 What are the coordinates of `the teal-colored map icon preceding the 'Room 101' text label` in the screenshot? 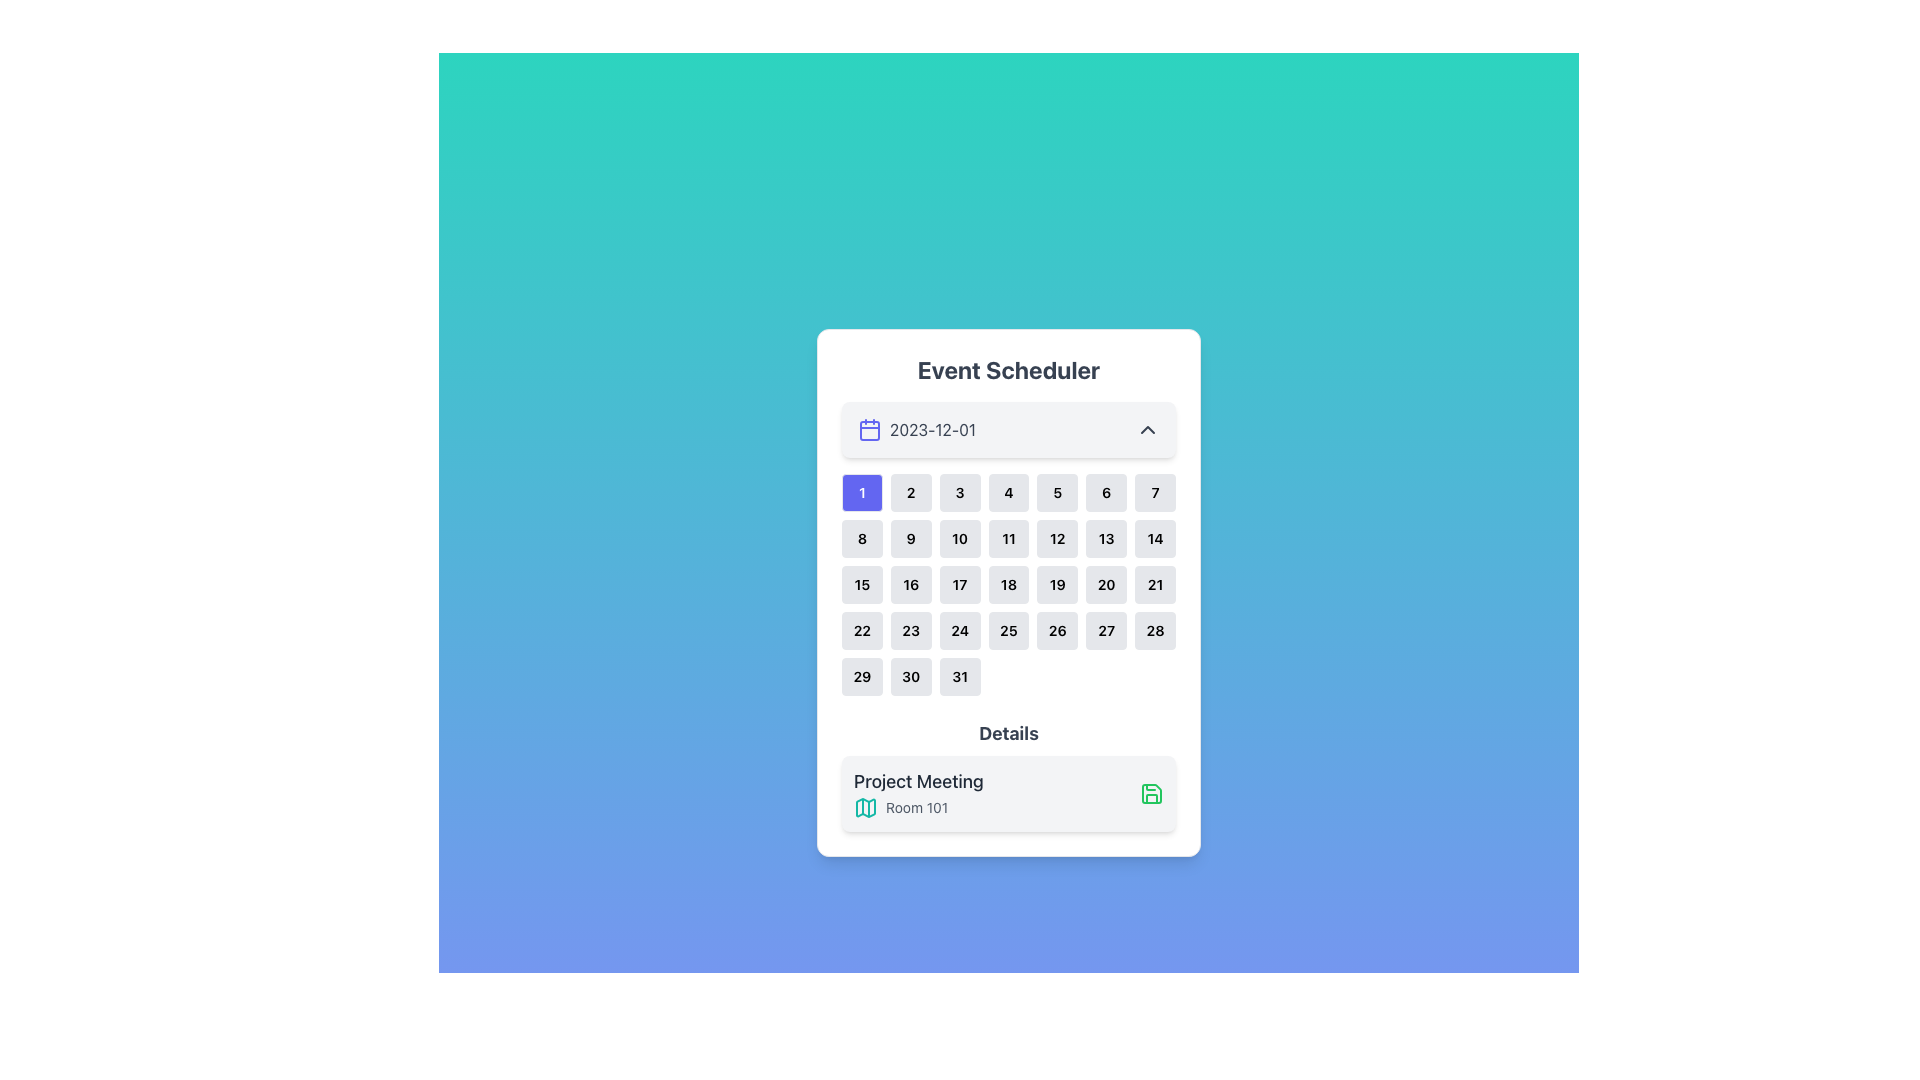 It's located at (917, 806).